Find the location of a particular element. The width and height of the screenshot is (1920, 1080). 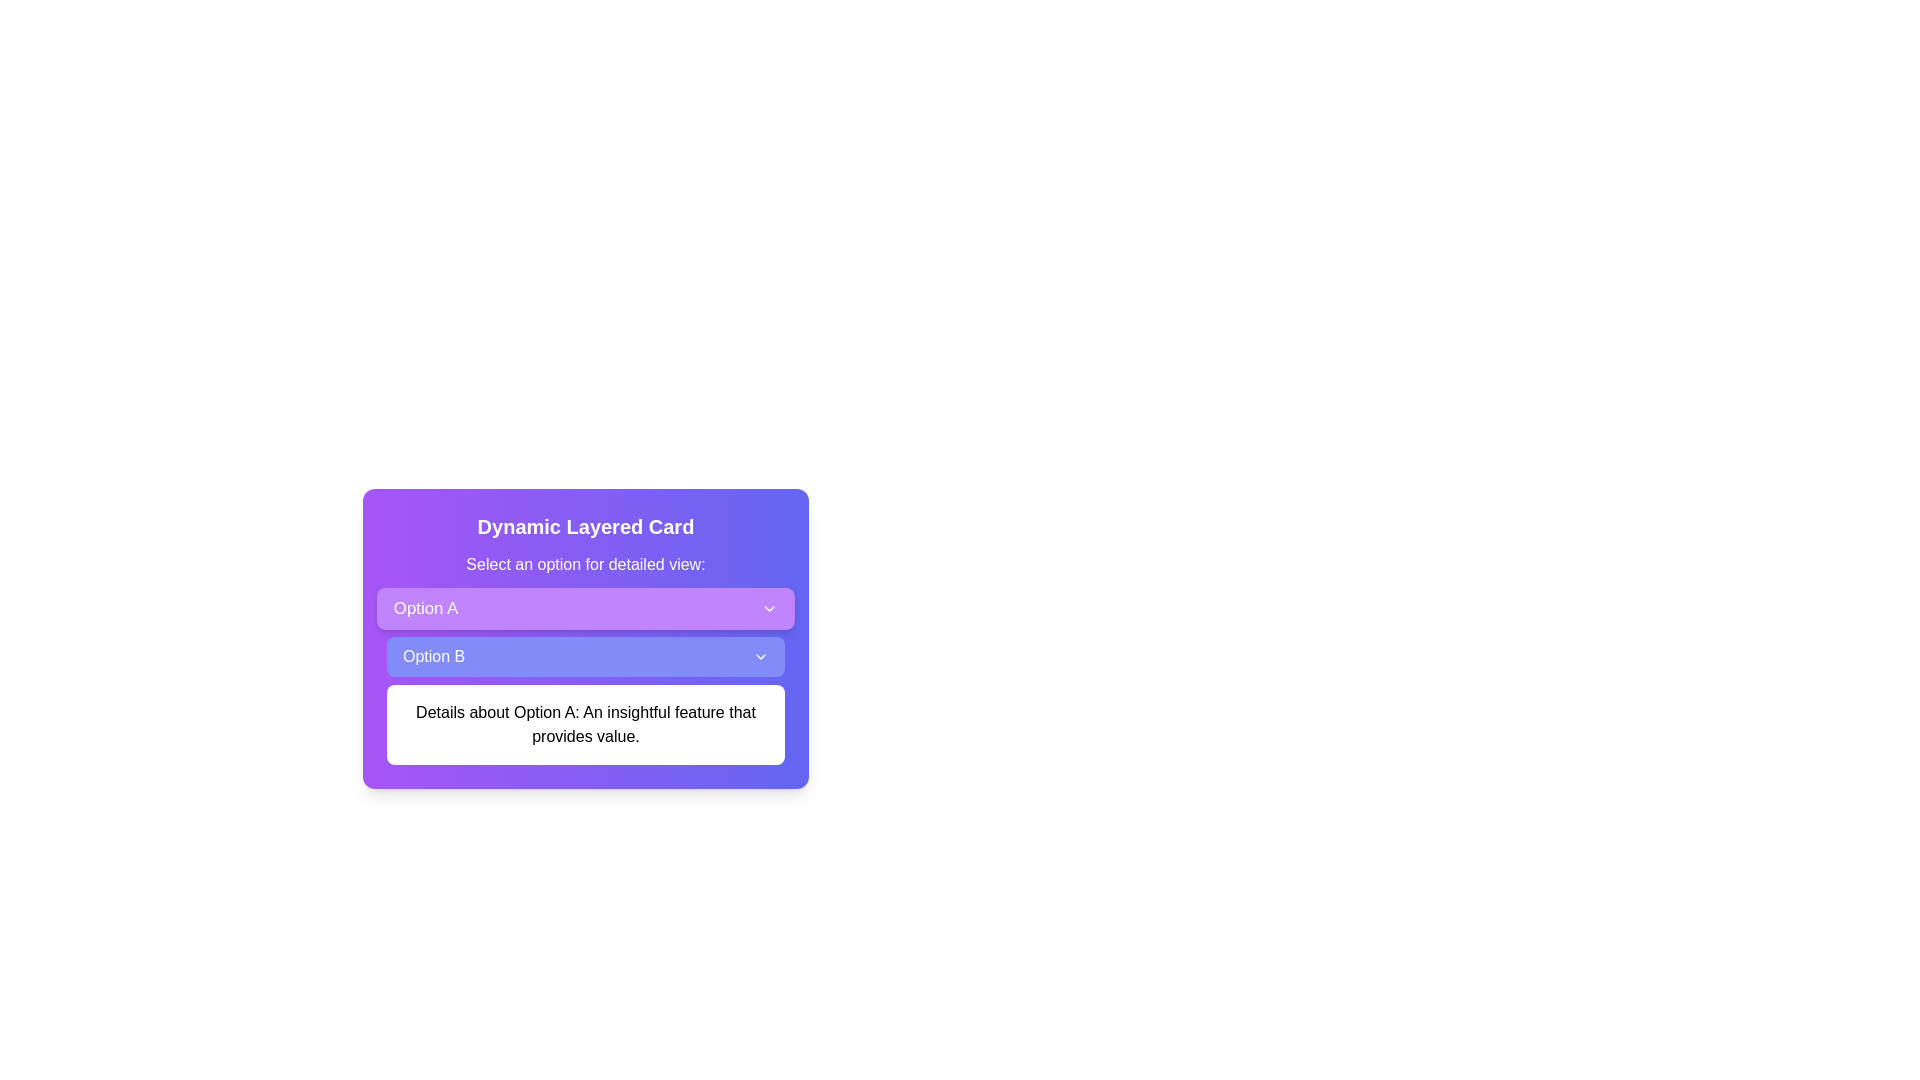

the informational text box that contains the text 'Details about Option A: An insightful feature that provides value.' is located at coordinates (584, 725).